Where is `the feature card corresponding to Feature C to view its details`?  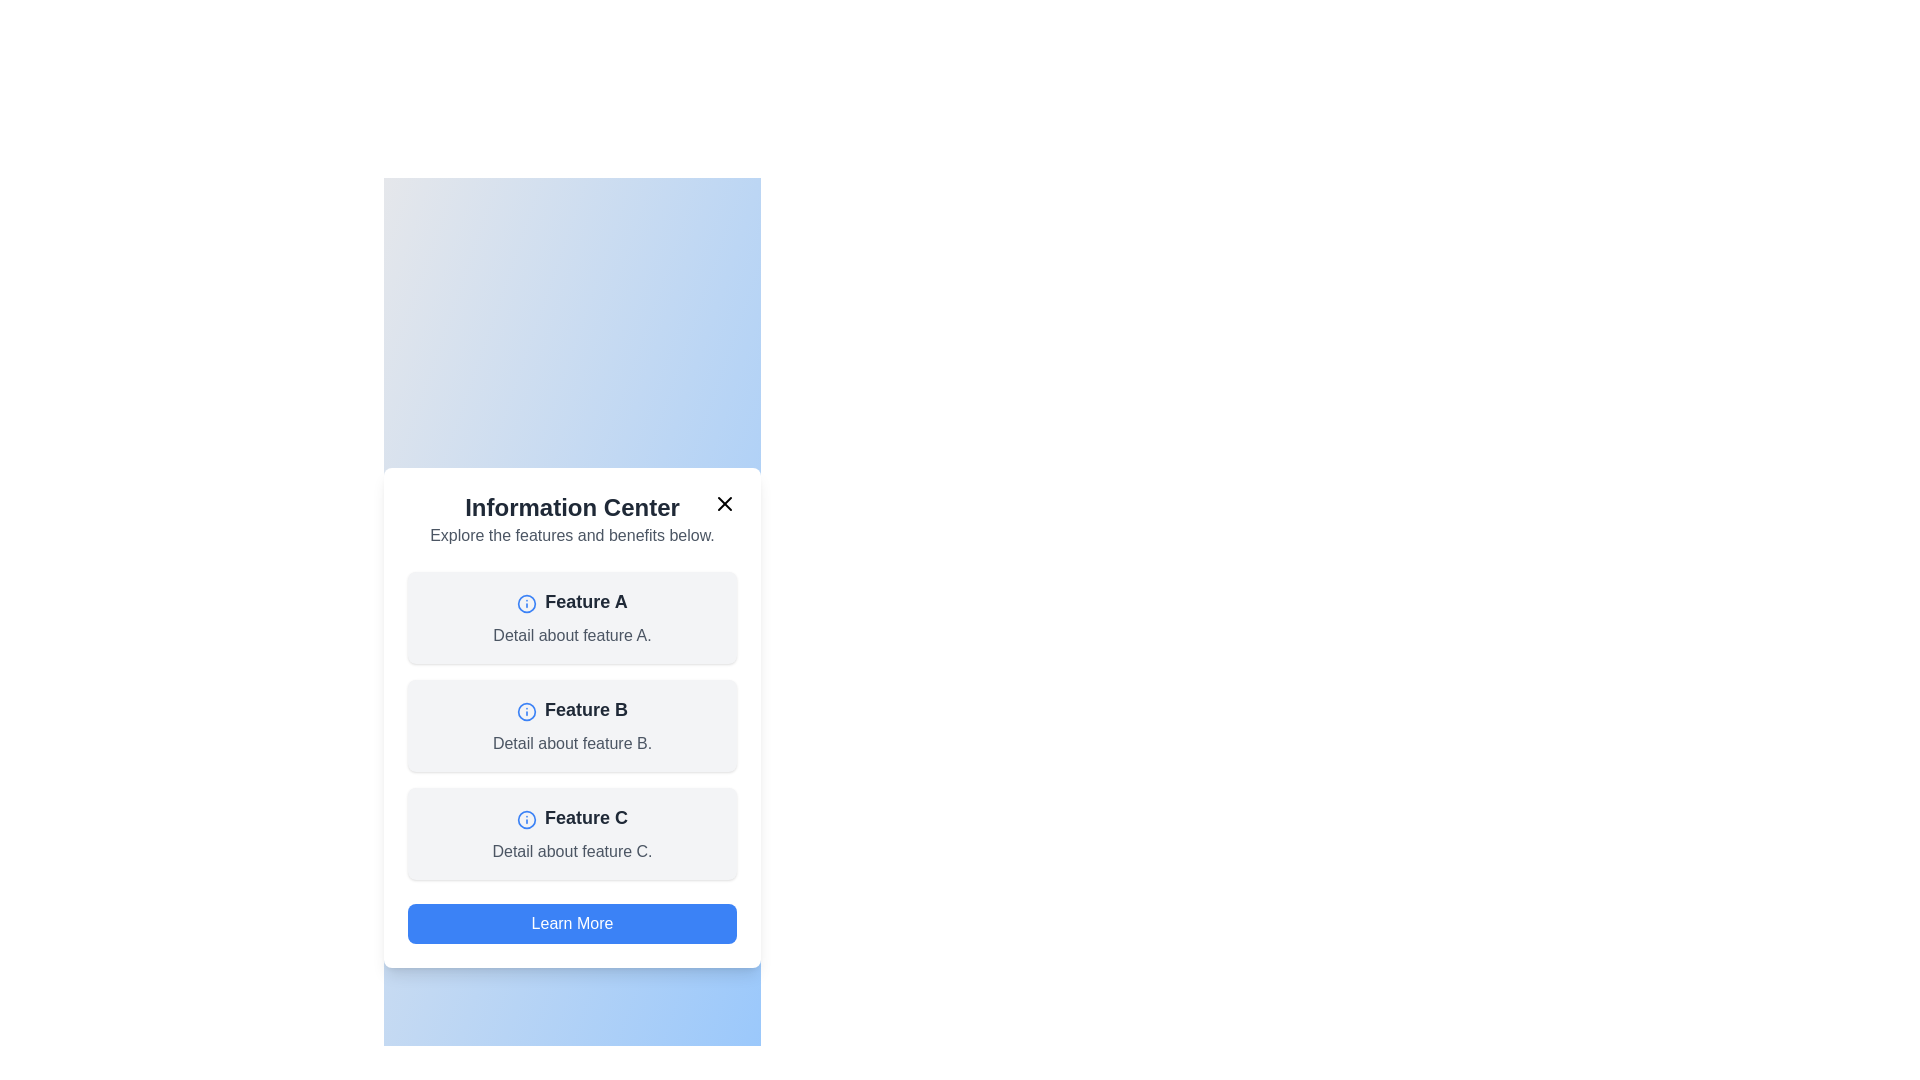 the feature card corresponding to Feature C to view its details is located at coordinates (571, 833).